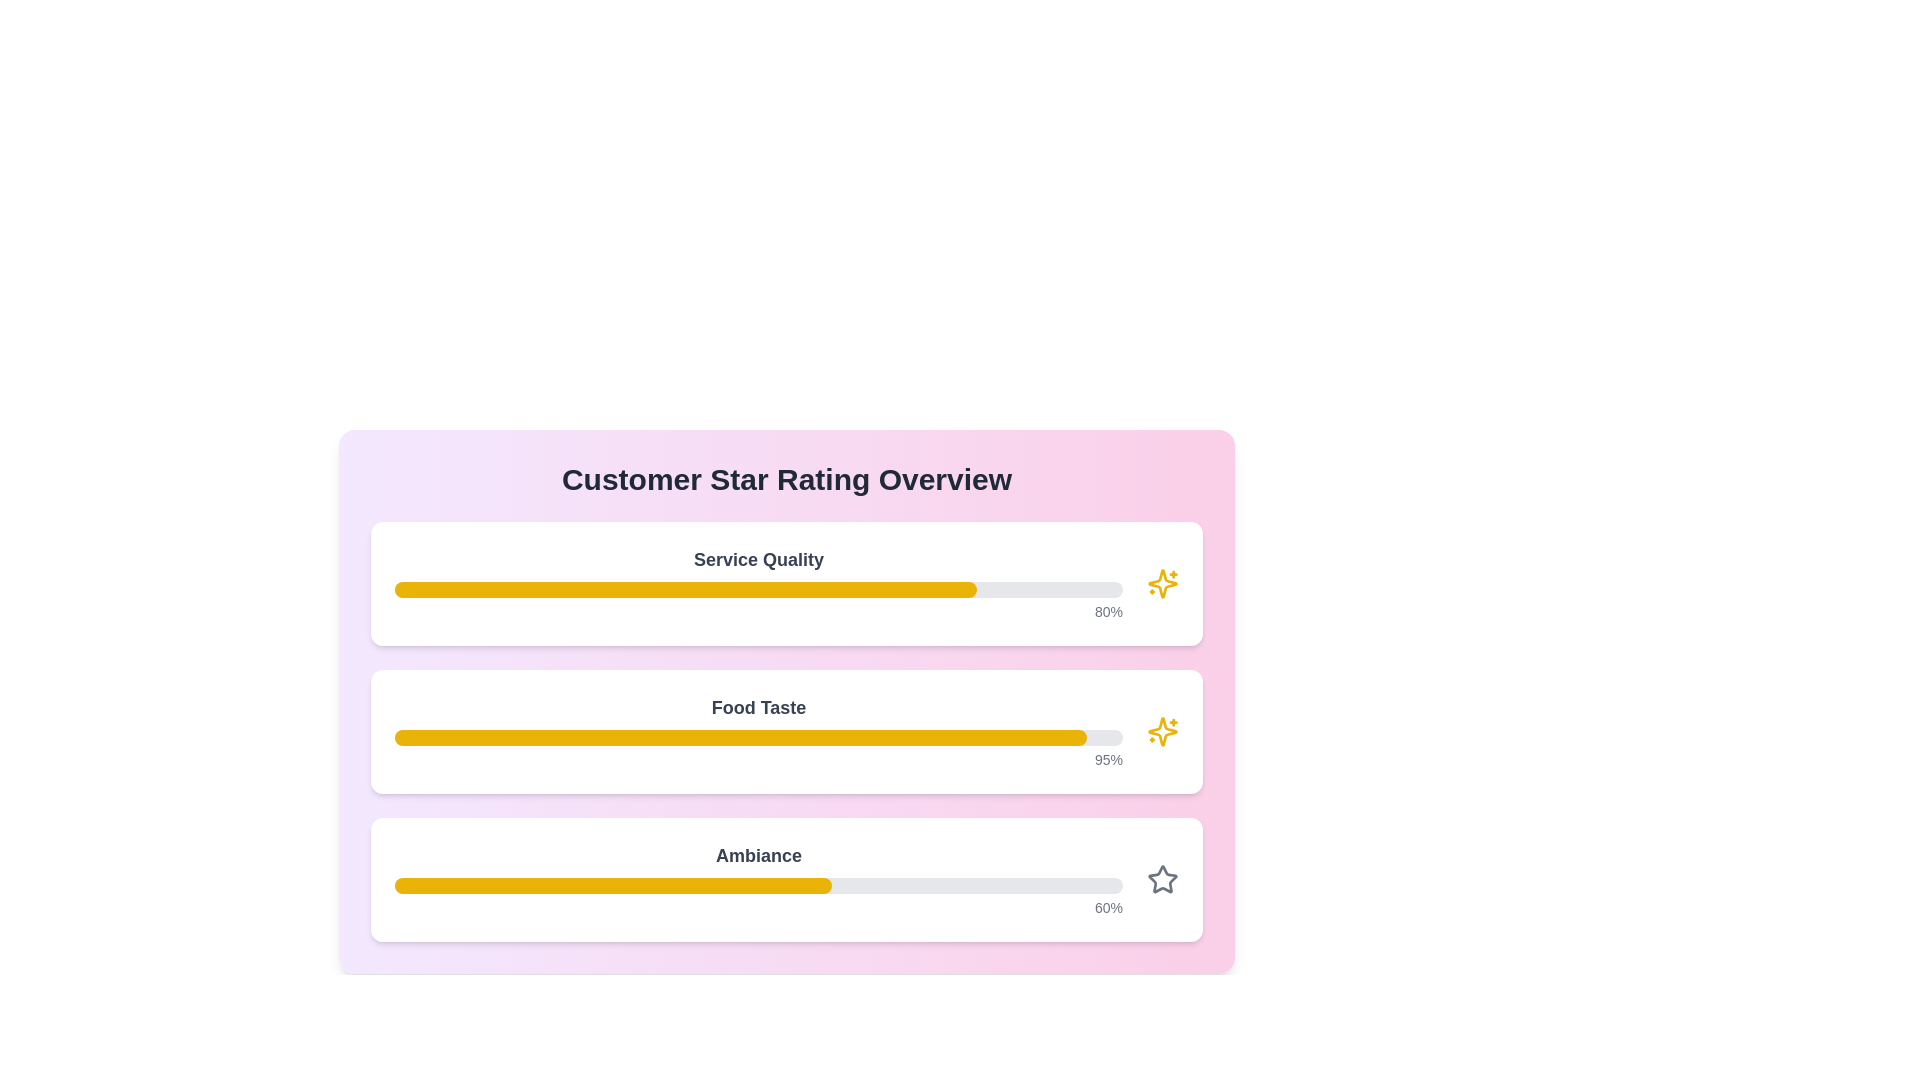 The width and height of the screenshot is (1920, 1080). Describe the element at coordinates (757, 559) in the screenshot. I see `the text label displaying 'Service Quality' which is styled in bold gray font and is positioned above a progress bar` at that location.